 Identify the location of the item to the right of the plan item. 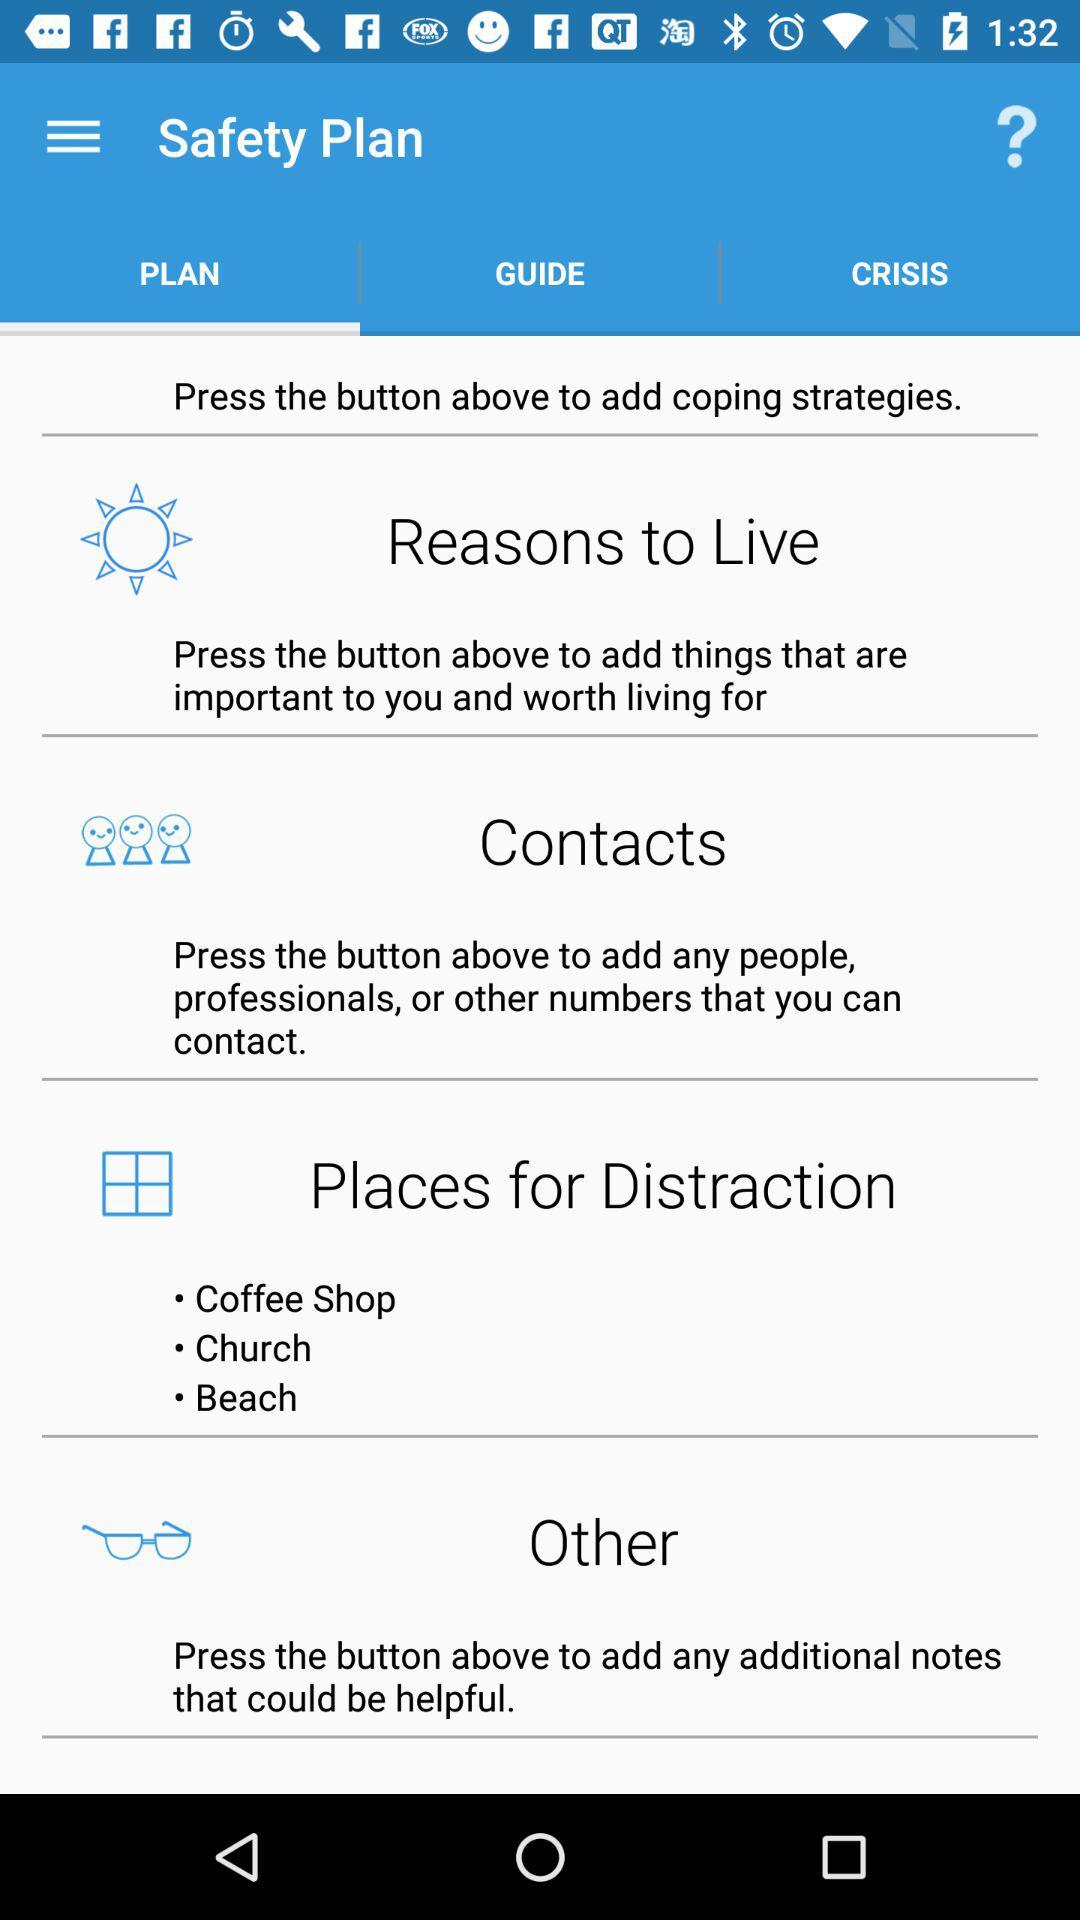
(540, 272).